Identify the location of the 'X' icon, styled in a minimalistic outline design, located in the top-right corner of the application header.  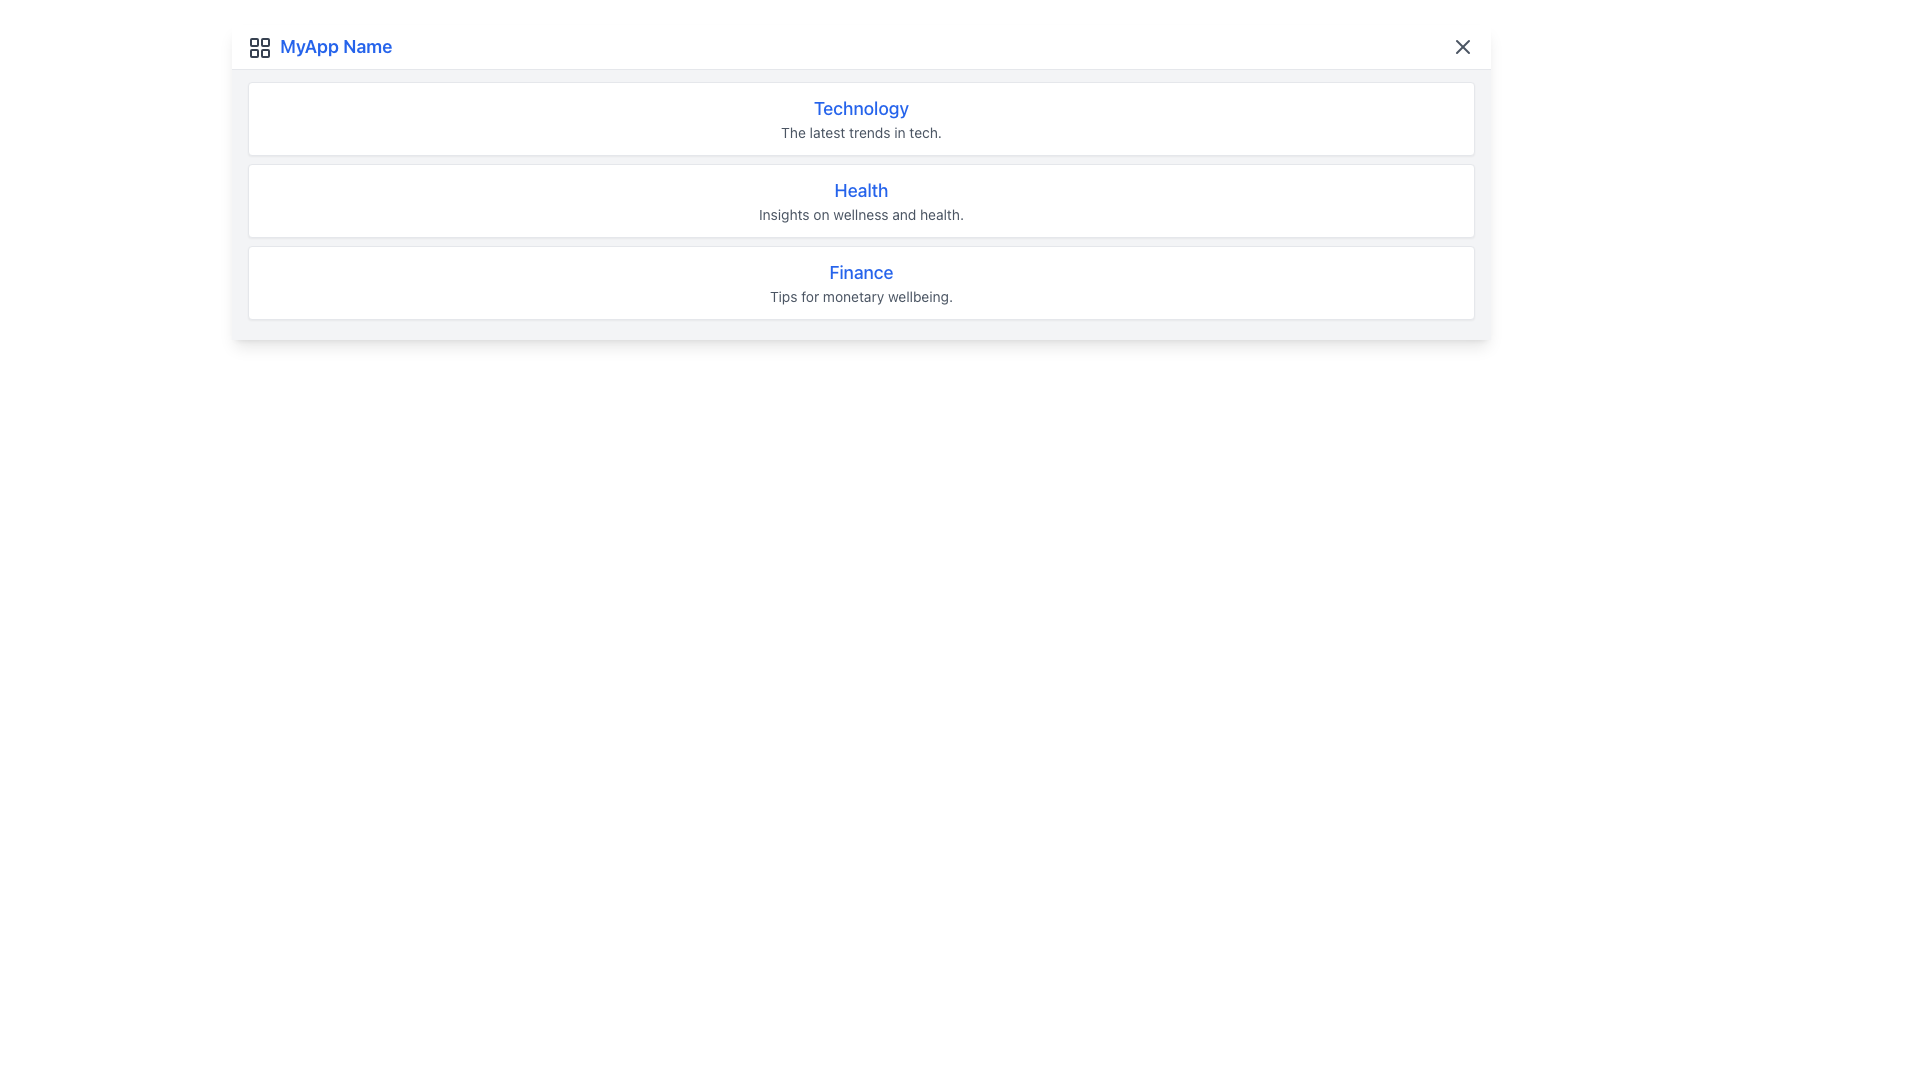
(1463, 45).